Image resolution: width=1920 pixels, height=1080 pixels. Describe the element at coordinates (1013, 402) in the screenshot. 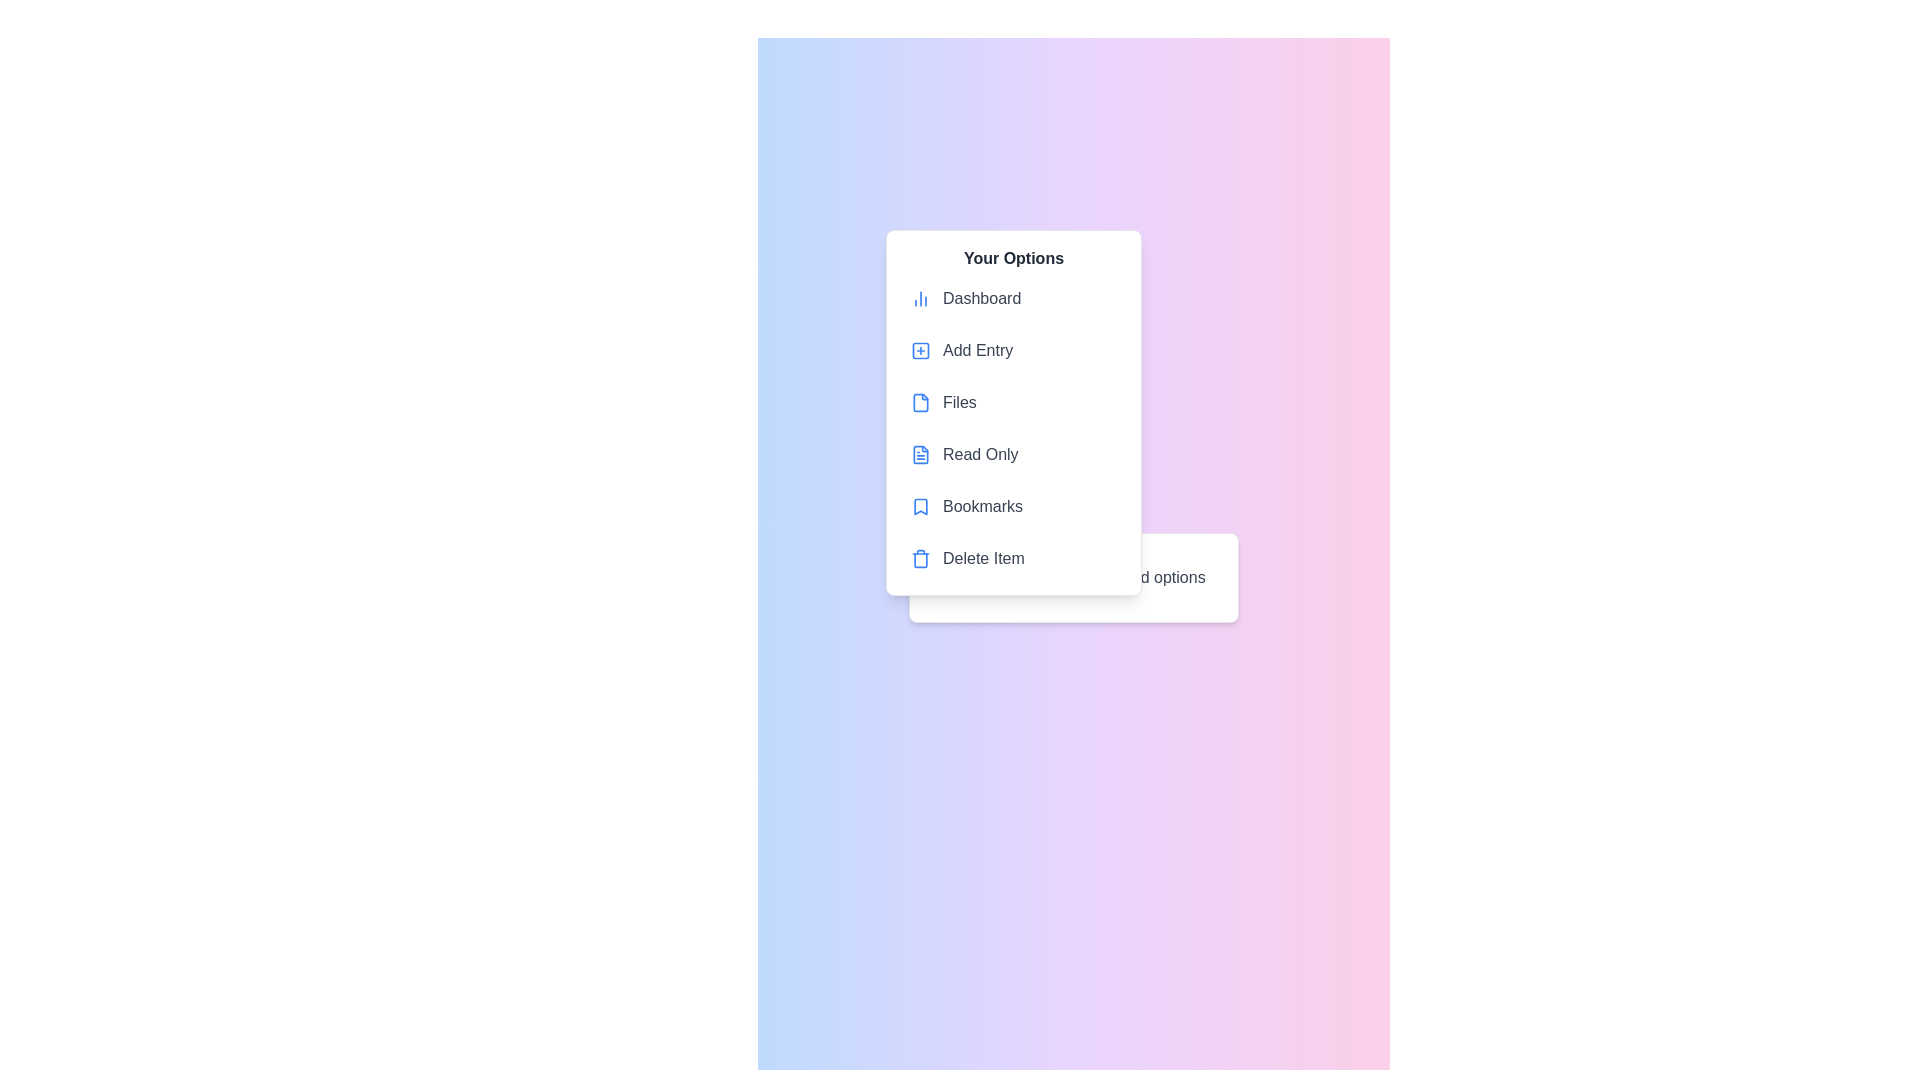

I see `the menu item labeled 'Files' in the context menu` at that location.